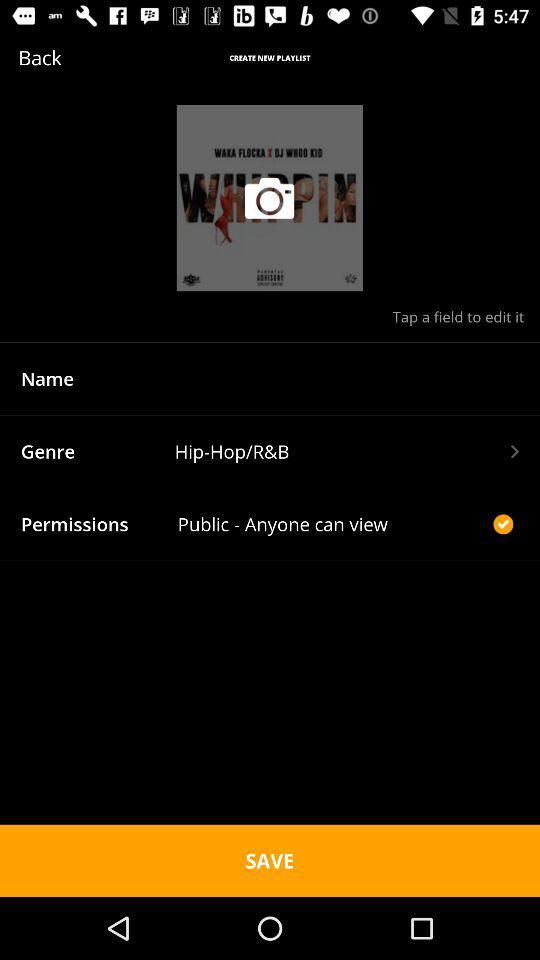 The height and width of the screenshot is (960, 540). What do you see at coordinates (502, 523) in the screenshot?
I see `icon on the right` at bounding box center [502, 523].